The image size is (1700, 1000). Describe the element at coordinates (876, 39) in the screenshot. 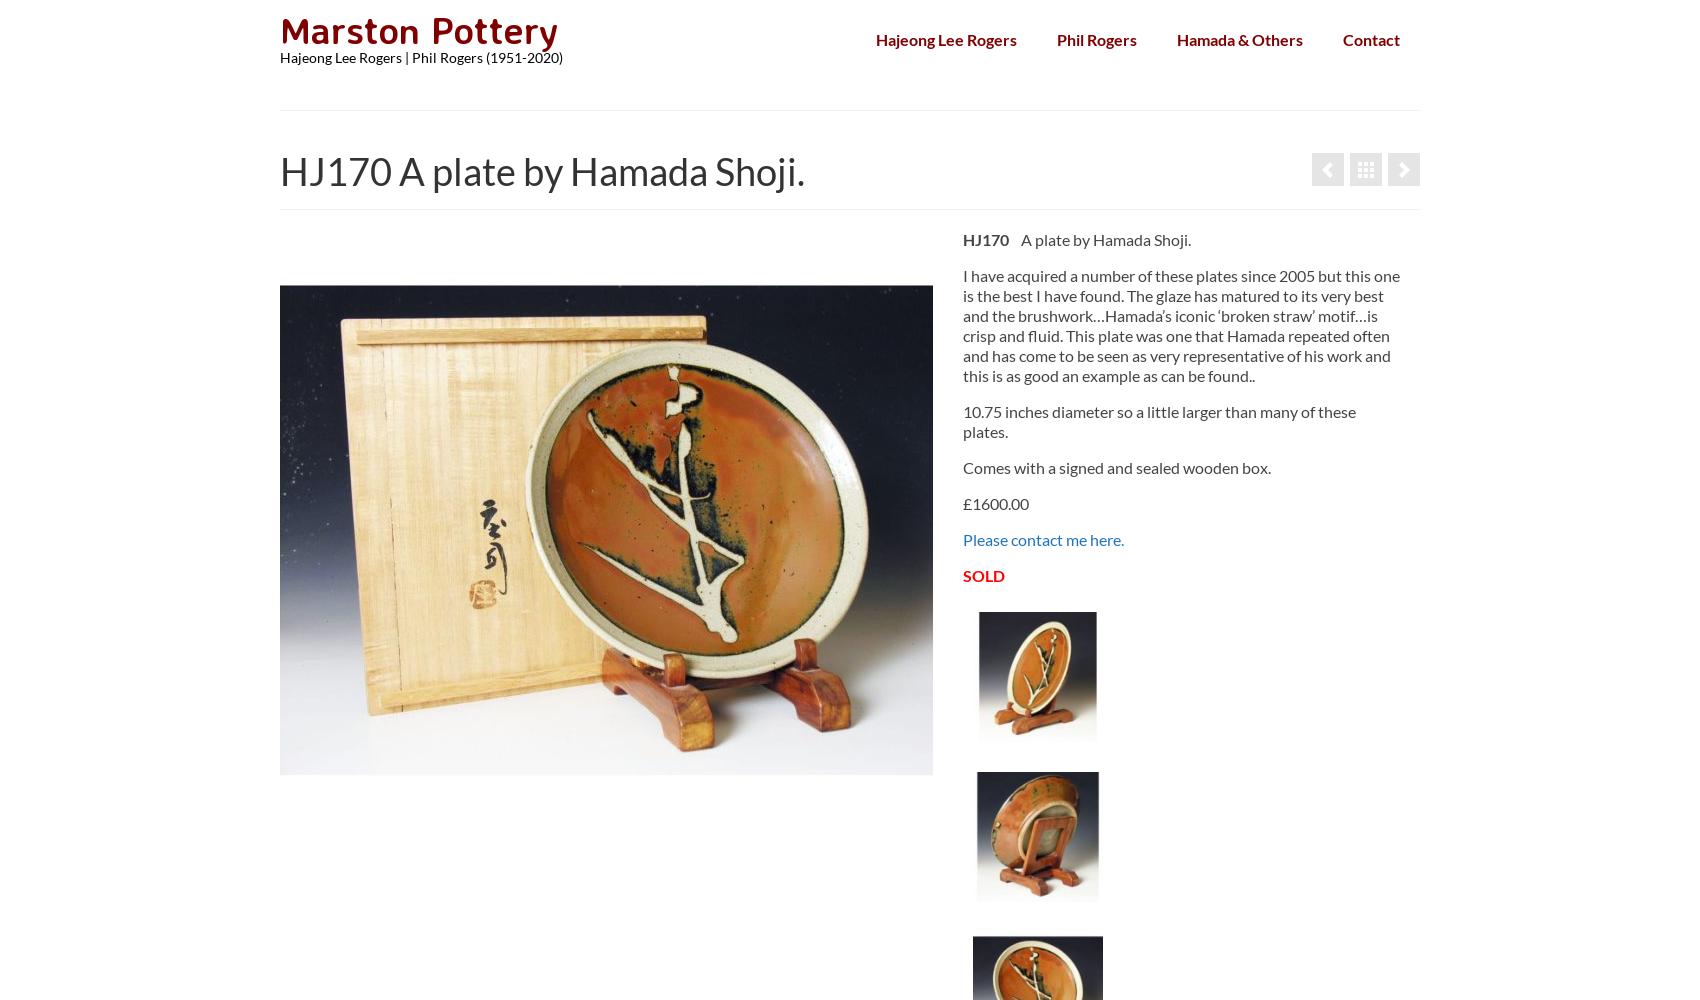

I see `'Hajeong Lee Rogers'` at that location.